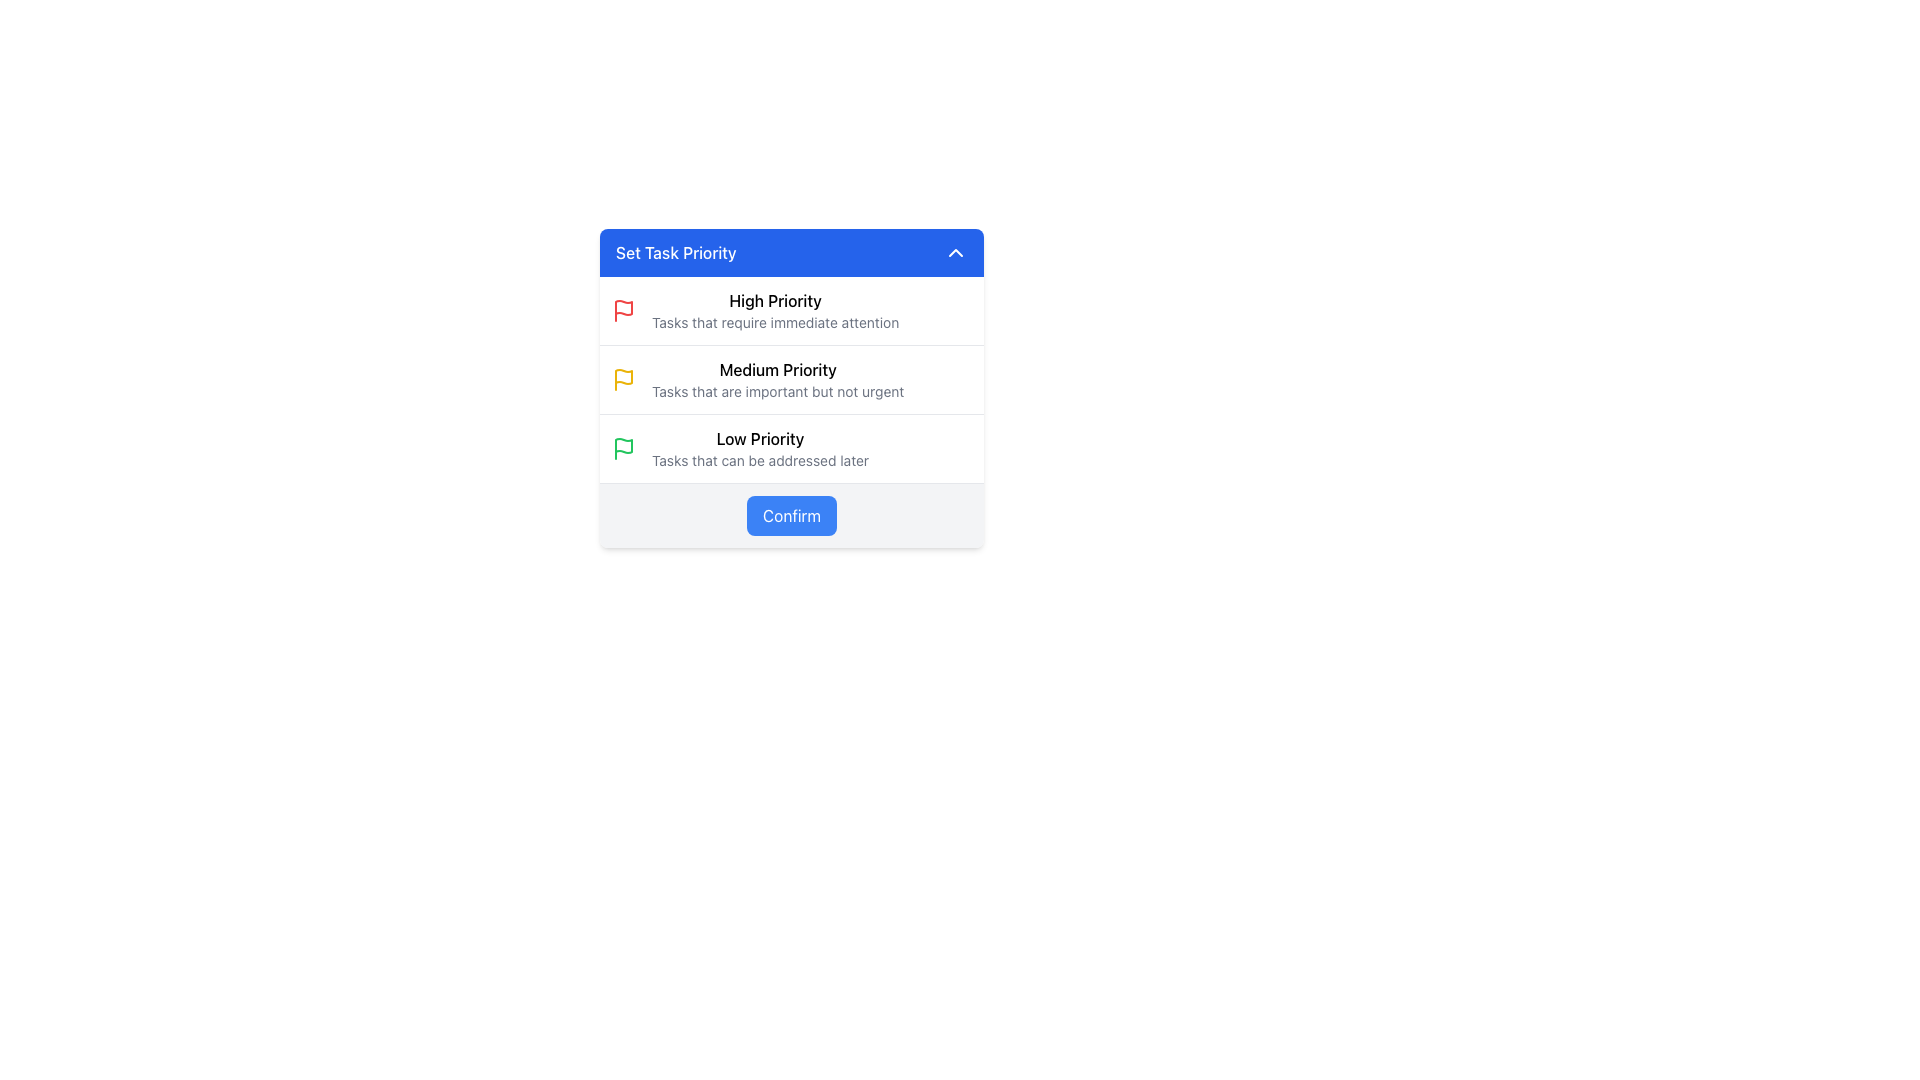 The width and height of the screenshot is (1920, 1080). What do you see at coordinates (954, 252) in the screenshot?
I see `the icon toggler located at the top-right corner of the 'Set Task Priority' panel` at bounding box center [954, 252].